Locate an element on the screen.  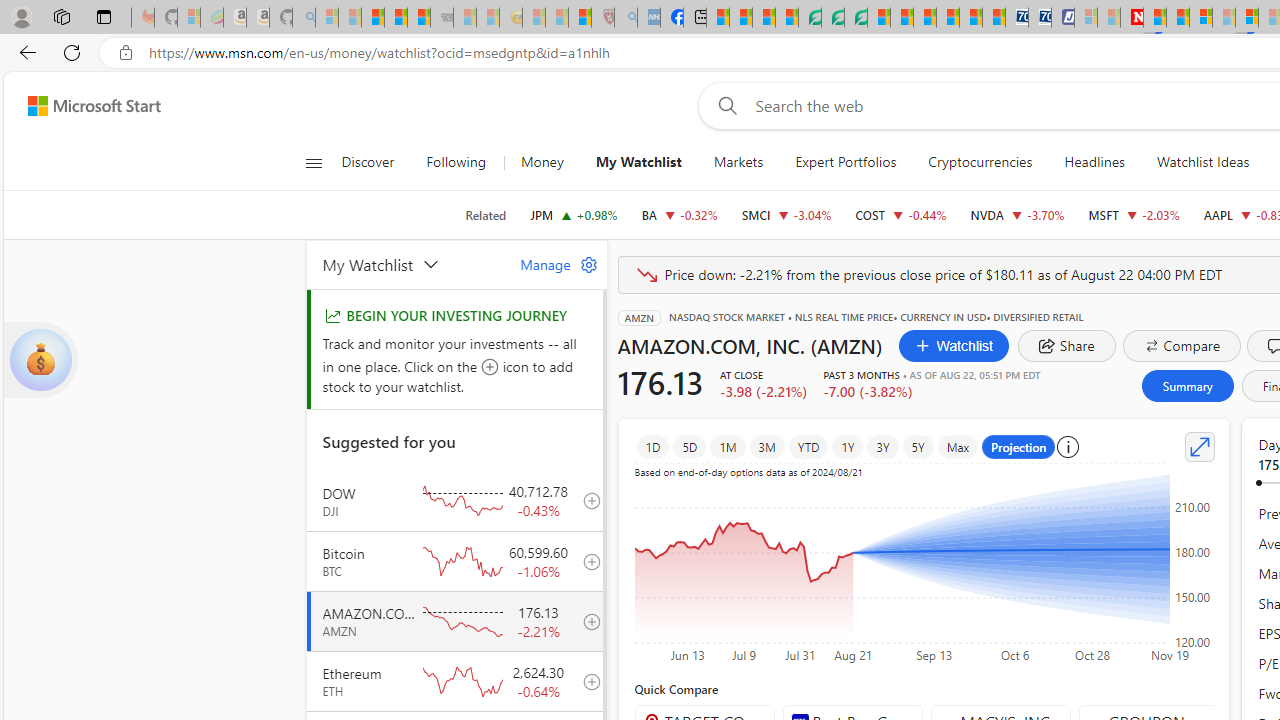
'Terms of Use Agreement' is located at coordinates (832, 17).